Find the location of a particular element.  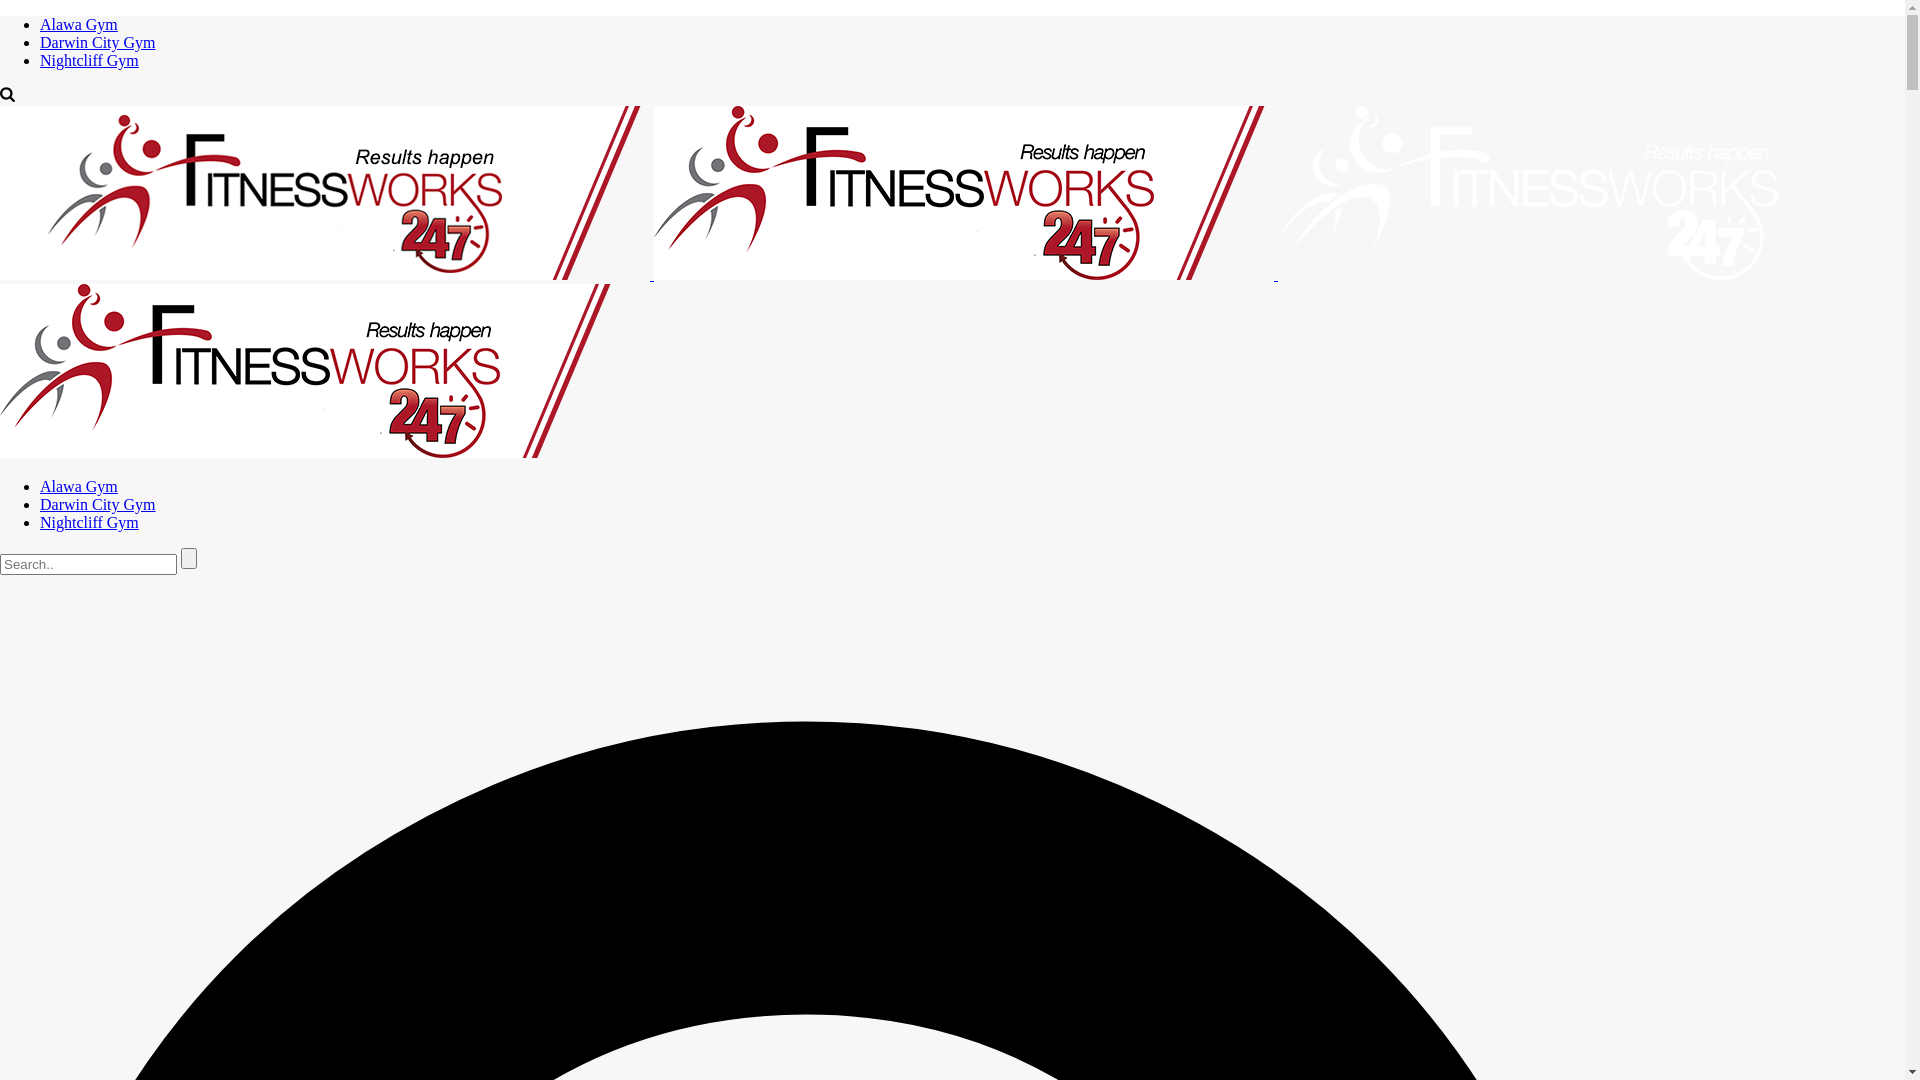

'Nightcliff Gym' is located at coordinates (39, 59).